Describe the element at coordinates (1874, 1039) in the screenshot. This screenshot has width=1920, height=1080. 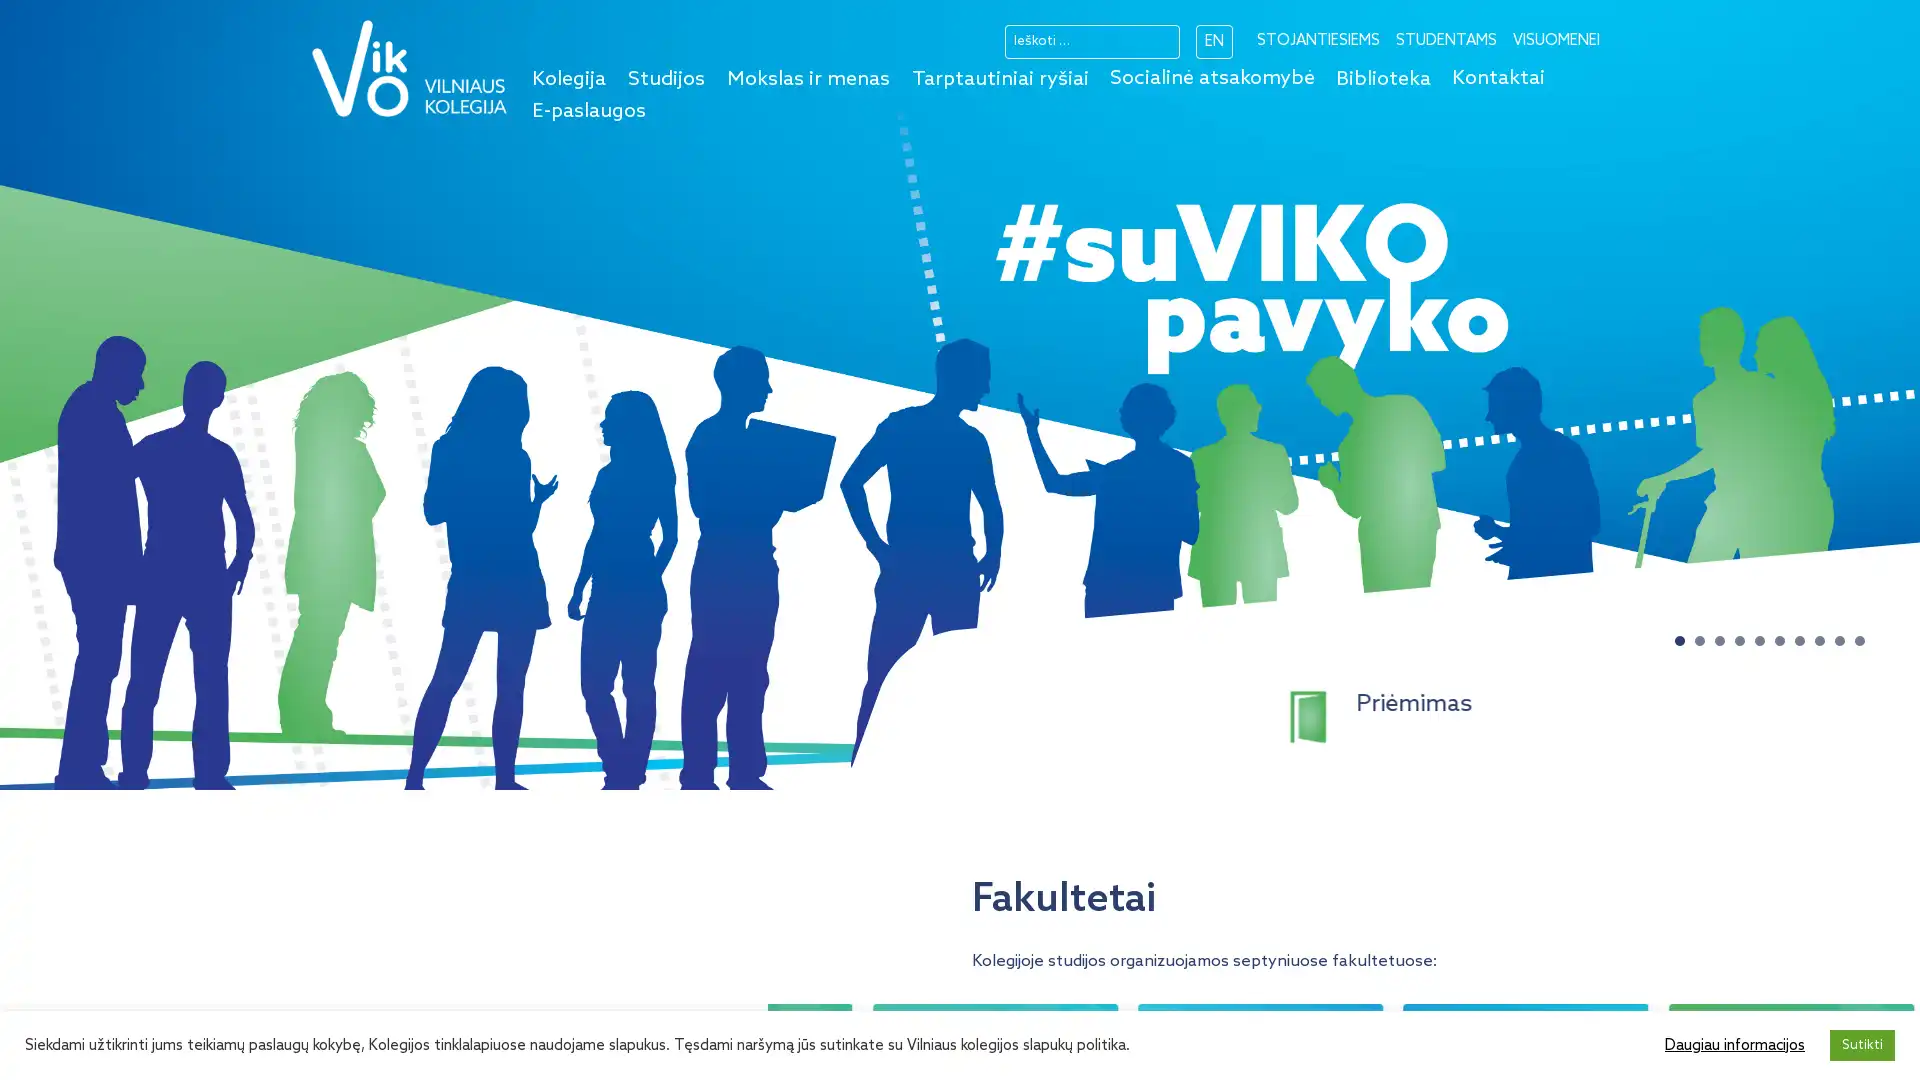
I see `Atgal i virsu` at that location.